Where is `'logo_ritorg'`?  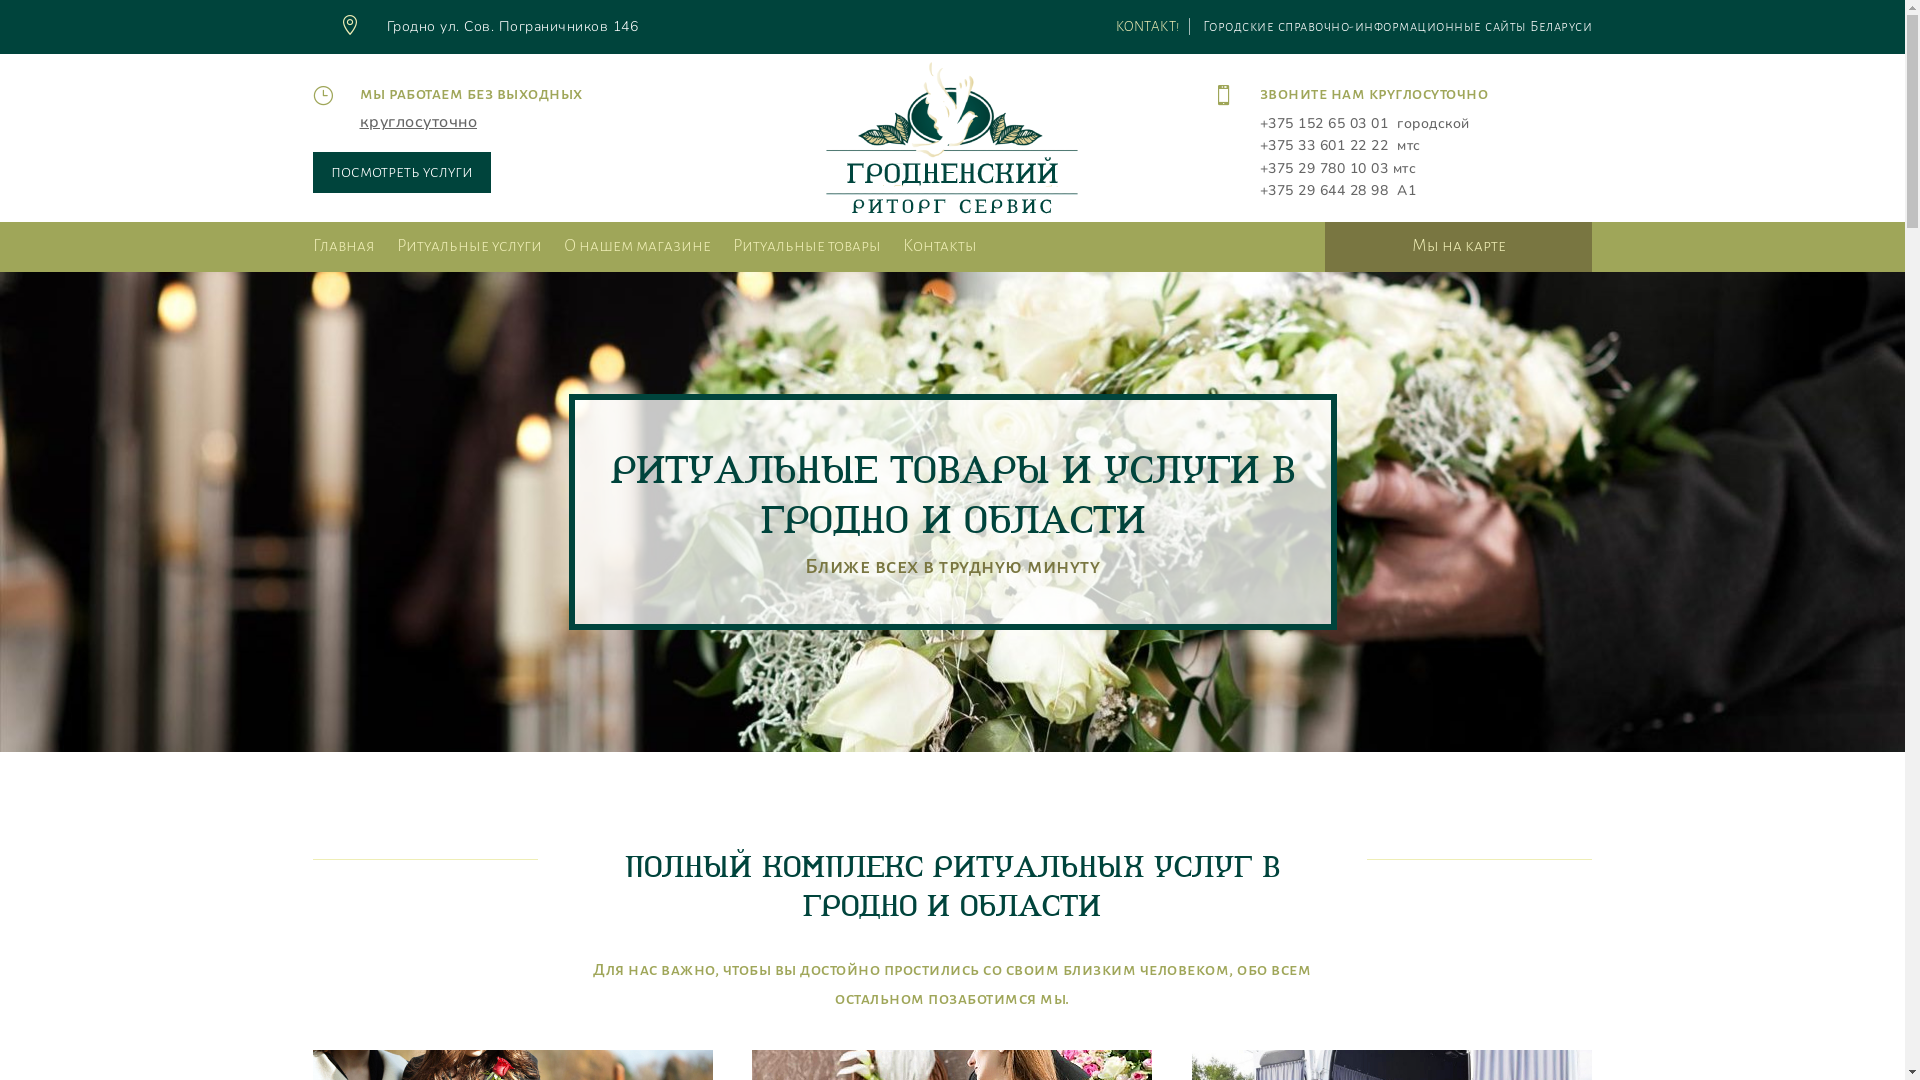 'logo_ritorg' is located at coordinates (950, 137).